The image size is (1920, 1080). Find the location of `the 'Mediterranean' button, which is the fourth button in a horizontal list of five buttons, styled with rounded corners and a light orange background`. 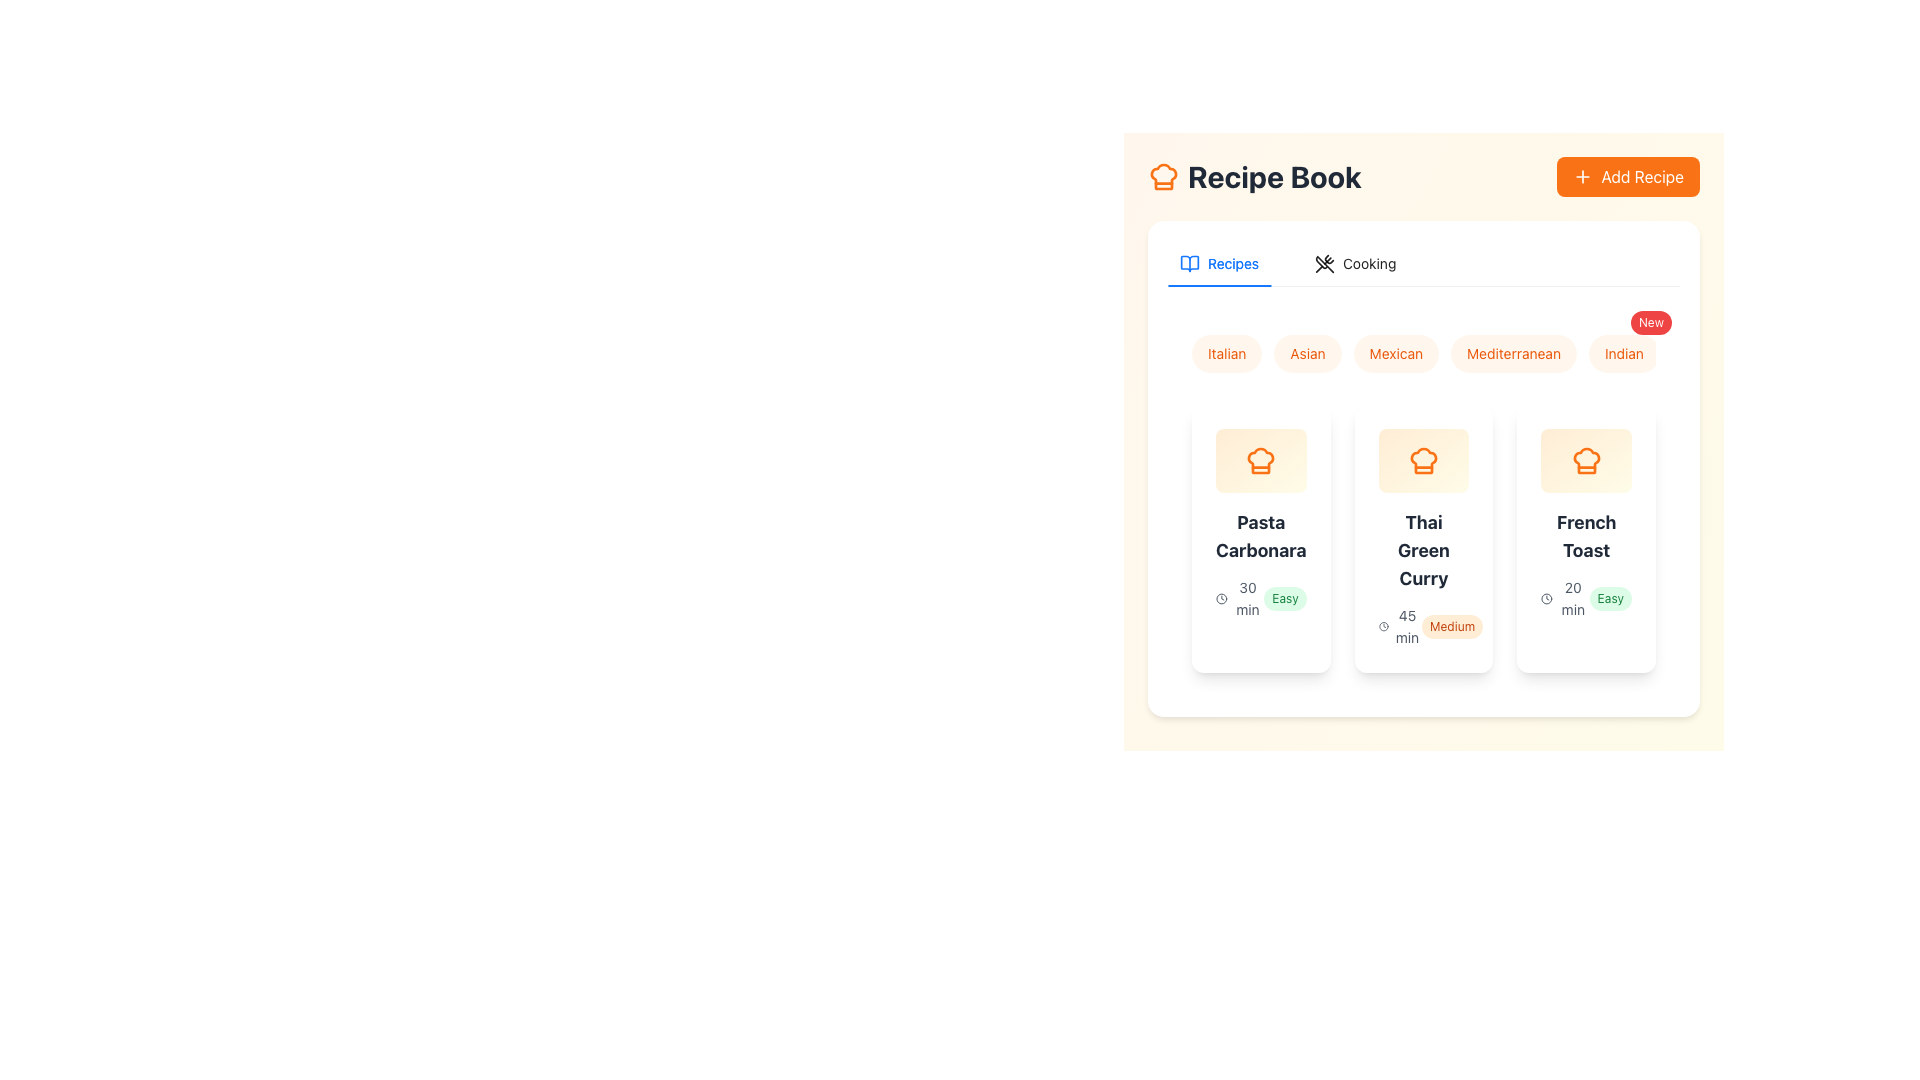

the 'Mediterranean' button, which is the fourth button in a horizontal list of five buttons, styled with rounded corners and a light orange background is located at coordinates (1514, 353).